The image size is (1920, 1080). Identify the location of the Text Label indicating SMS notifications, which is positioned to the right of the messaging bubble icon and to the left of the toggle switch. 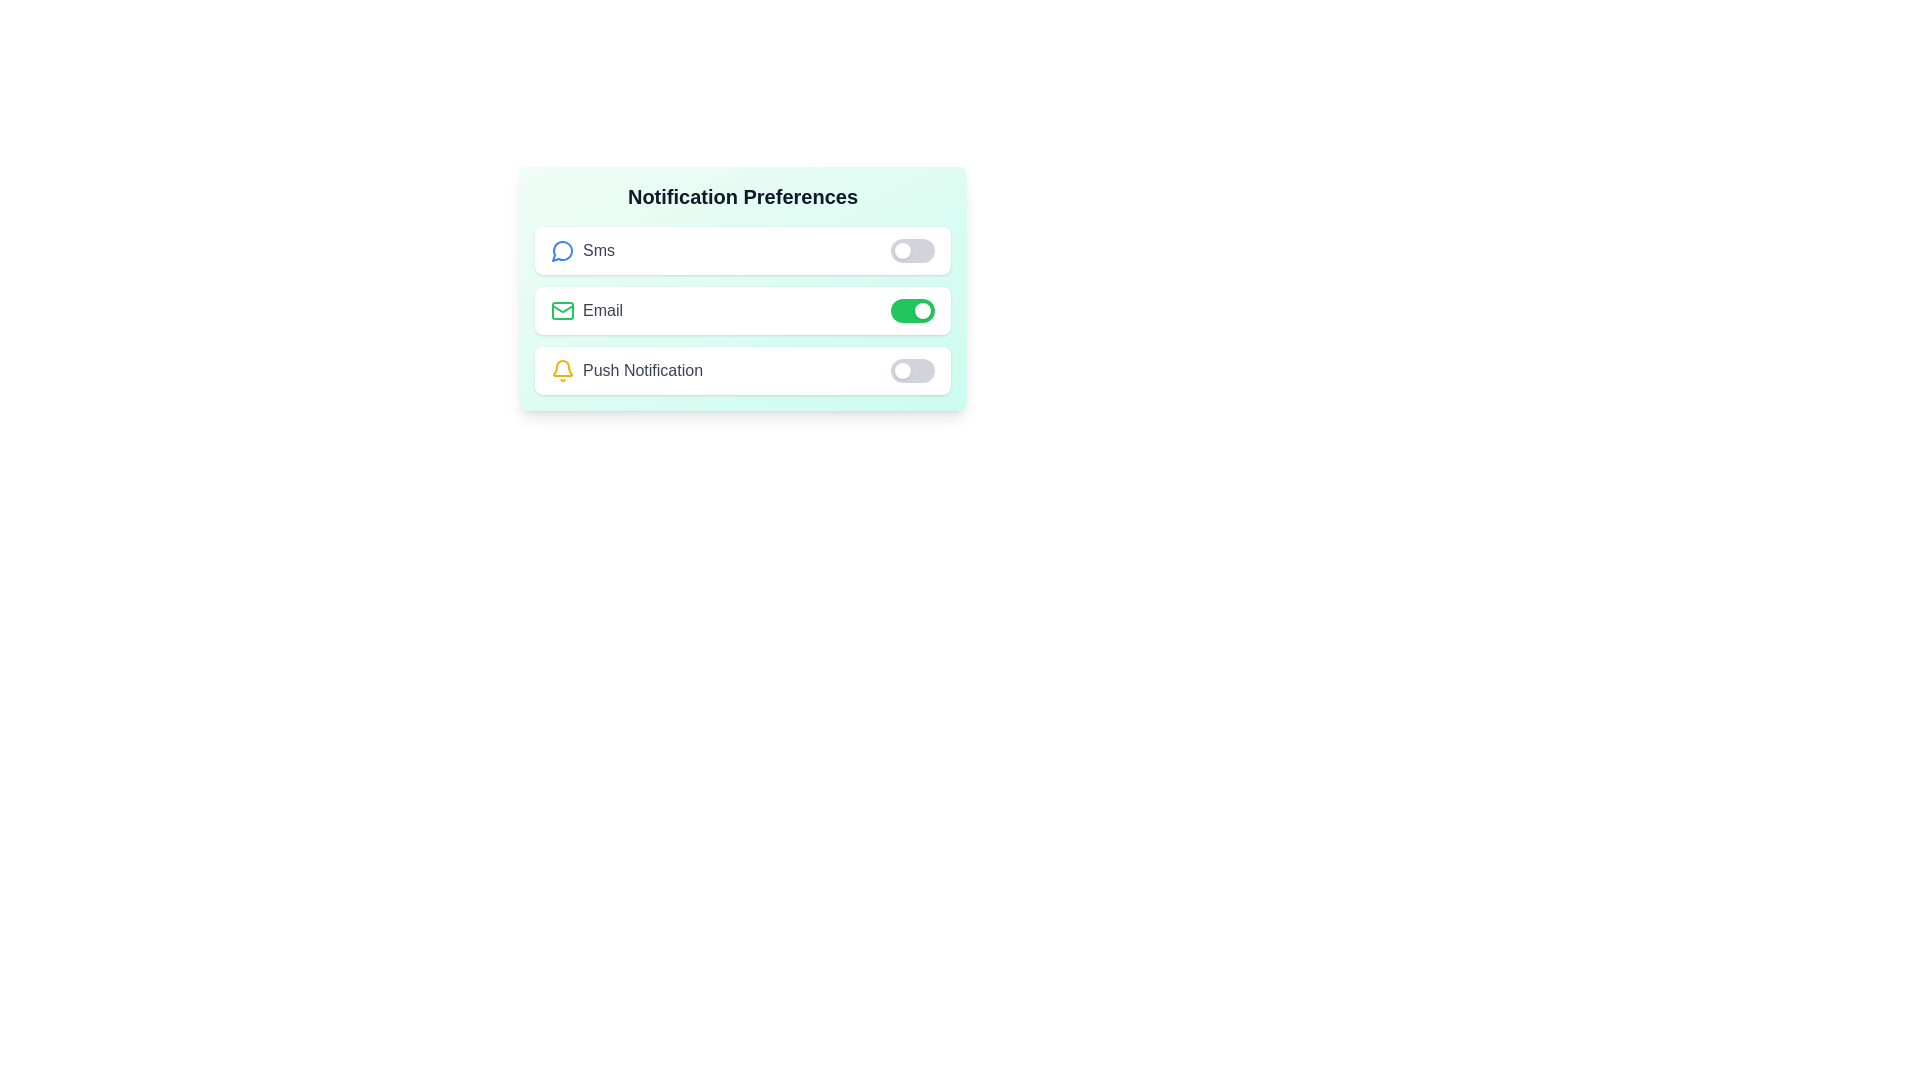
(598, 249).